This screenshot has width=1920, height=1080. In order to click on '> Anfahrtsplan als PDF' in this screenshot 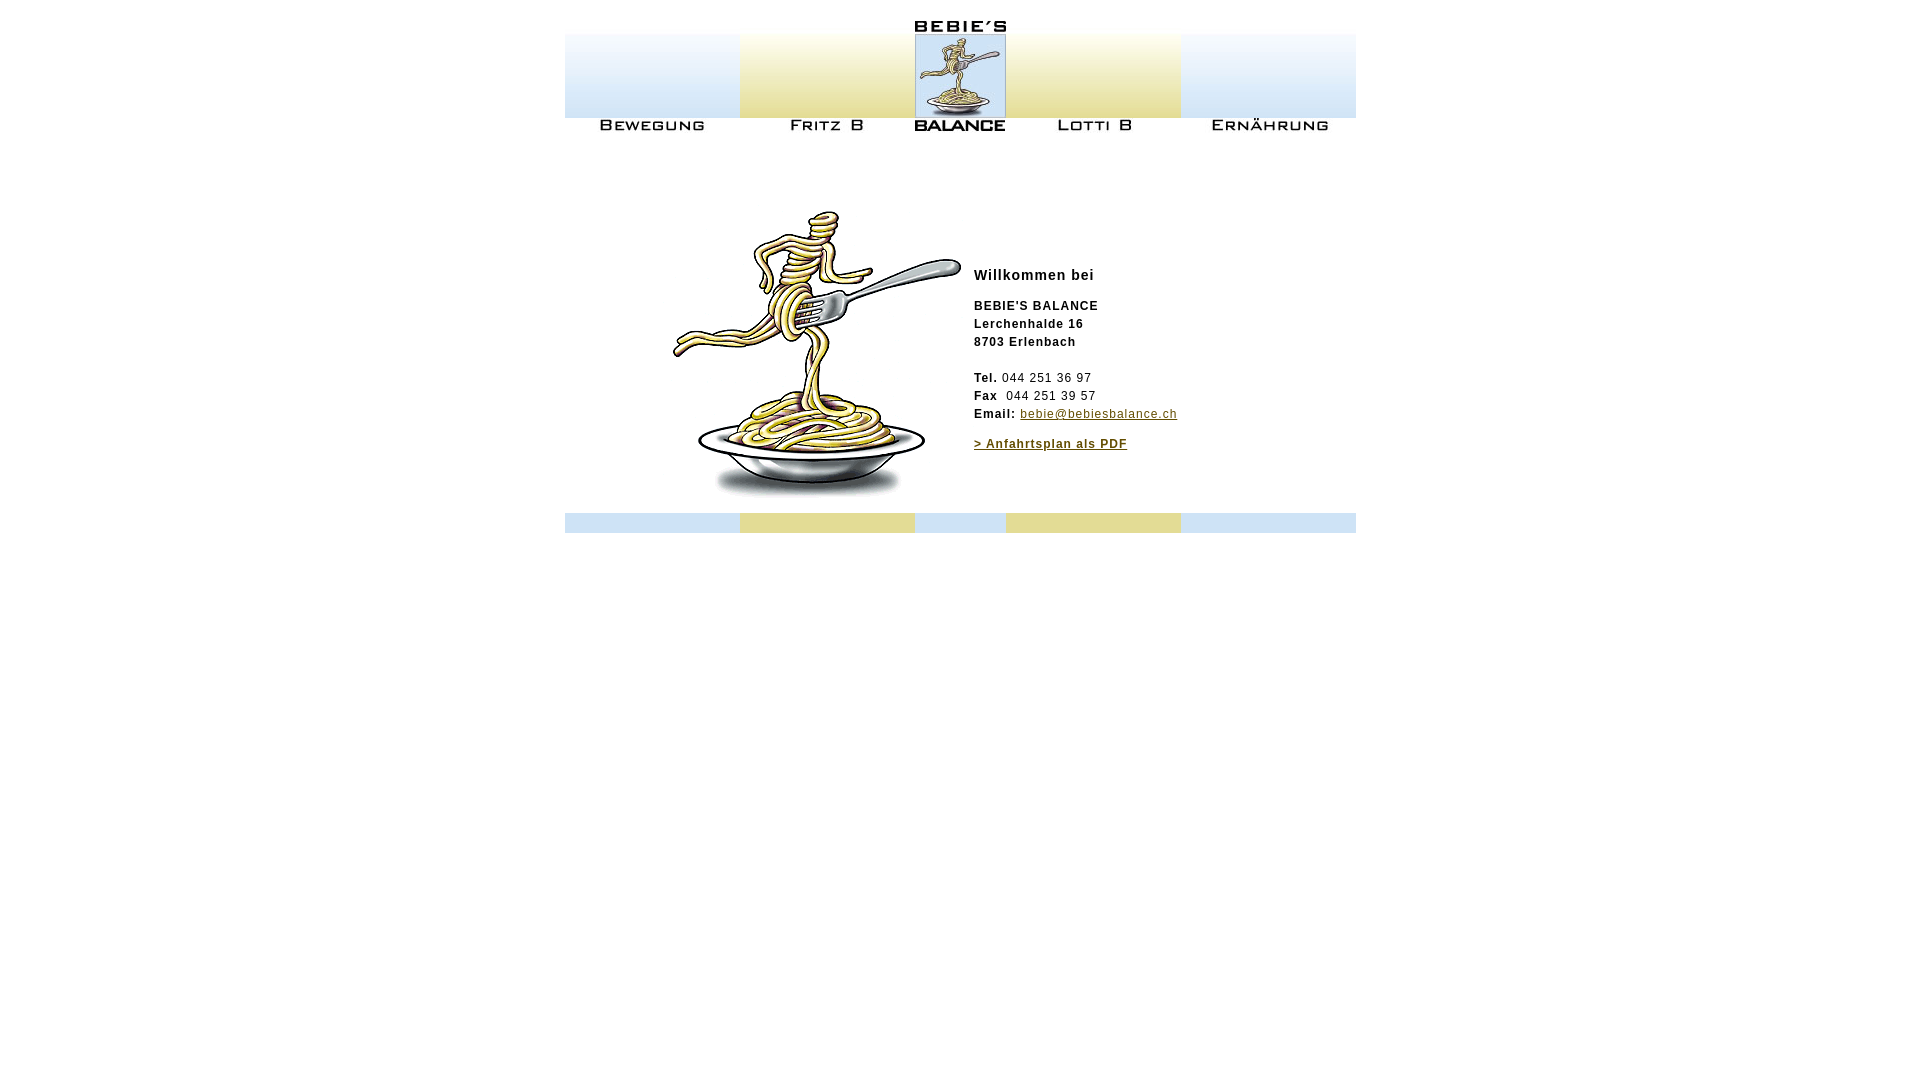, I will do `click(1049, 442)`.